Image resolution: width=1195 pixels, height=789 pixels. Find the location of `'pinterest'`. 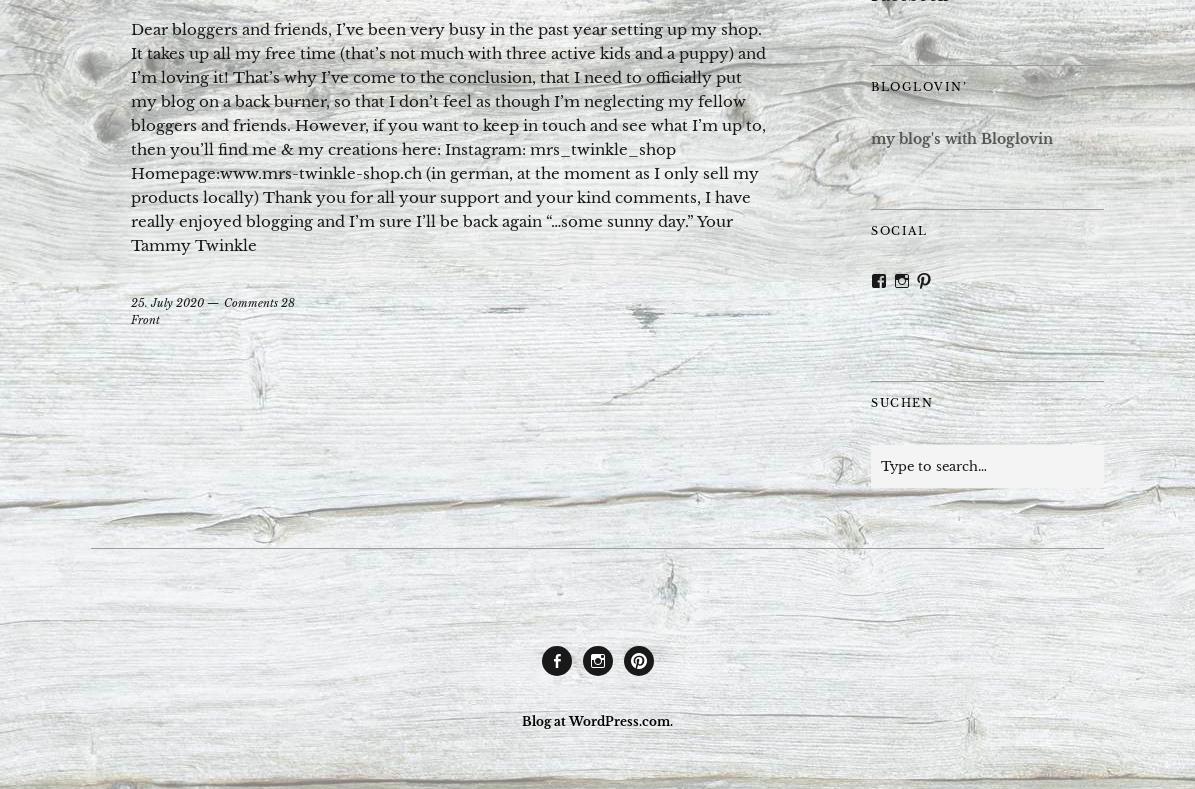

'pinterest' is located at coordinates (658, 682).